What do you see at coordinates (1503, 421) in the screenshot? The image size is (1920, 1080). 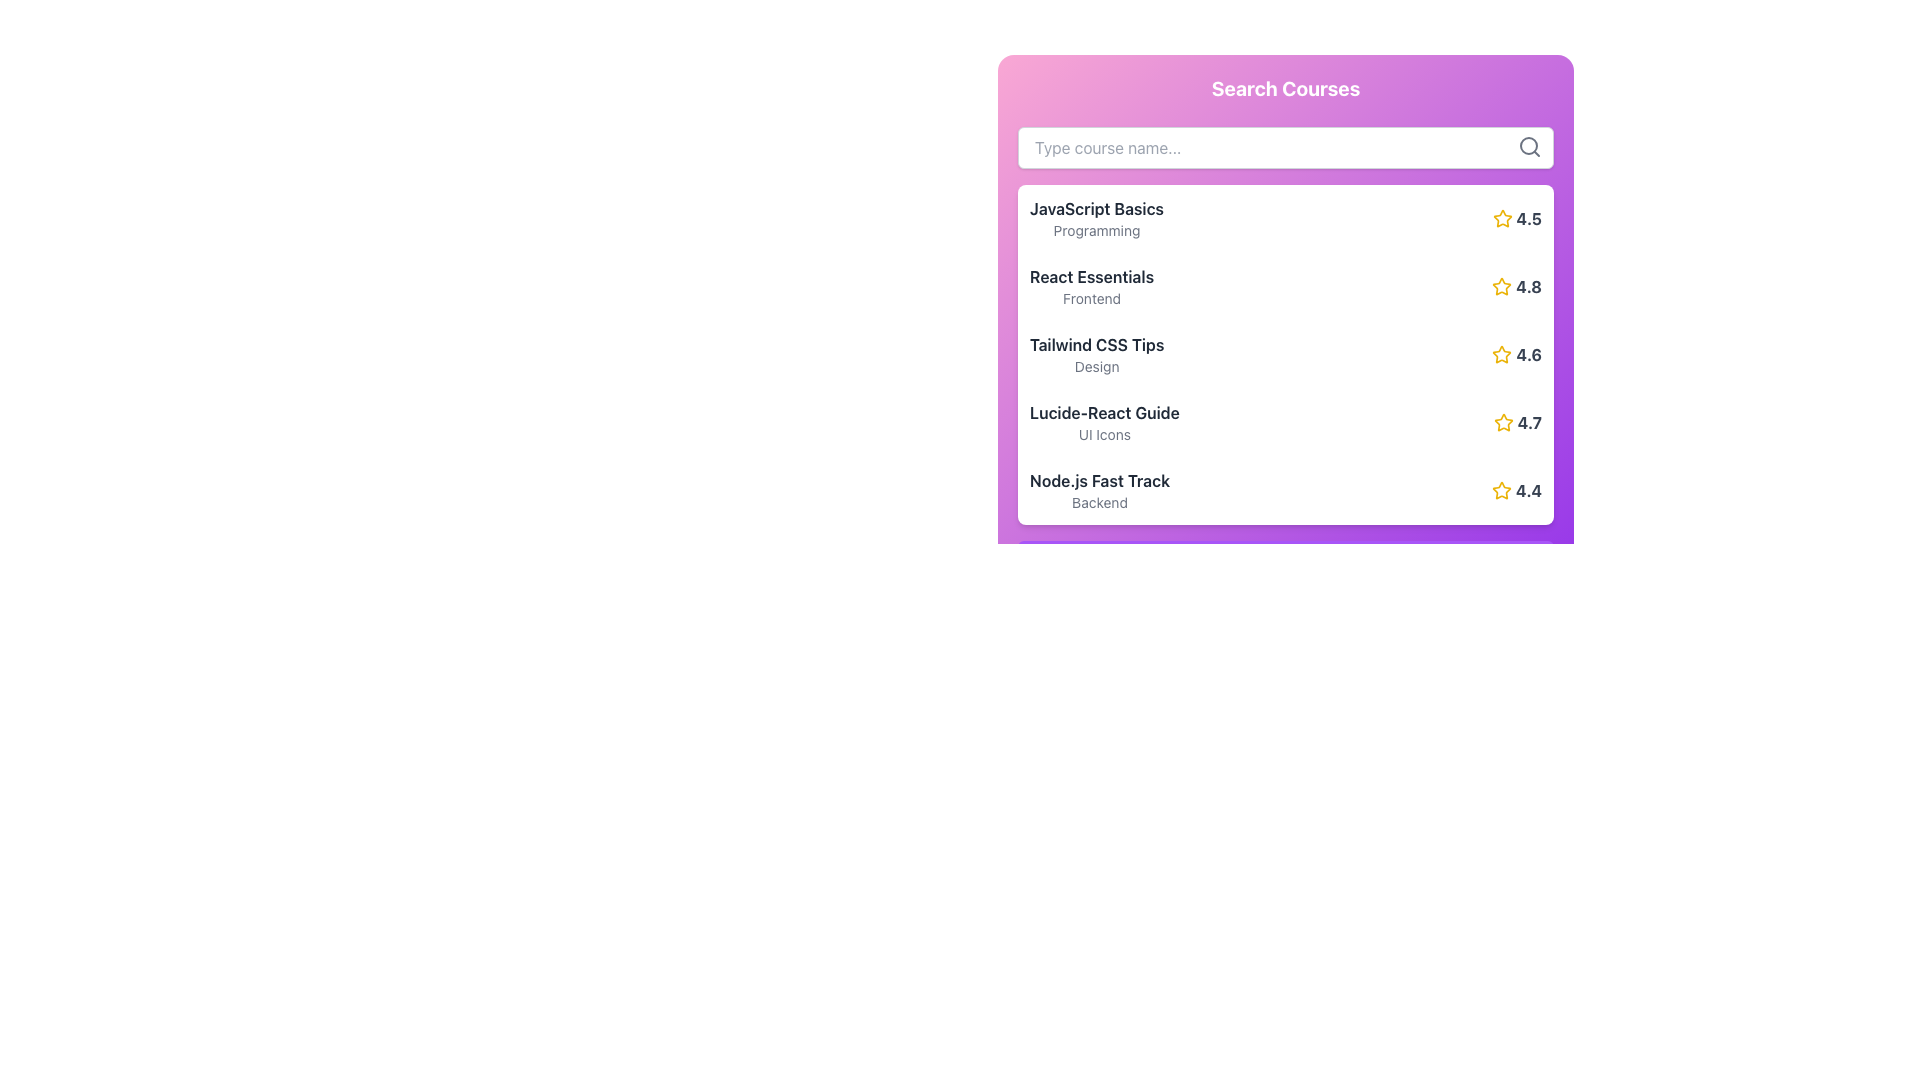 I see `the fourth yellow star icon, which has a hollow center and is located next to the numerical rating '4.7' for the 'Lucide-React Guide' list item` at bounding box center [1503, 421].